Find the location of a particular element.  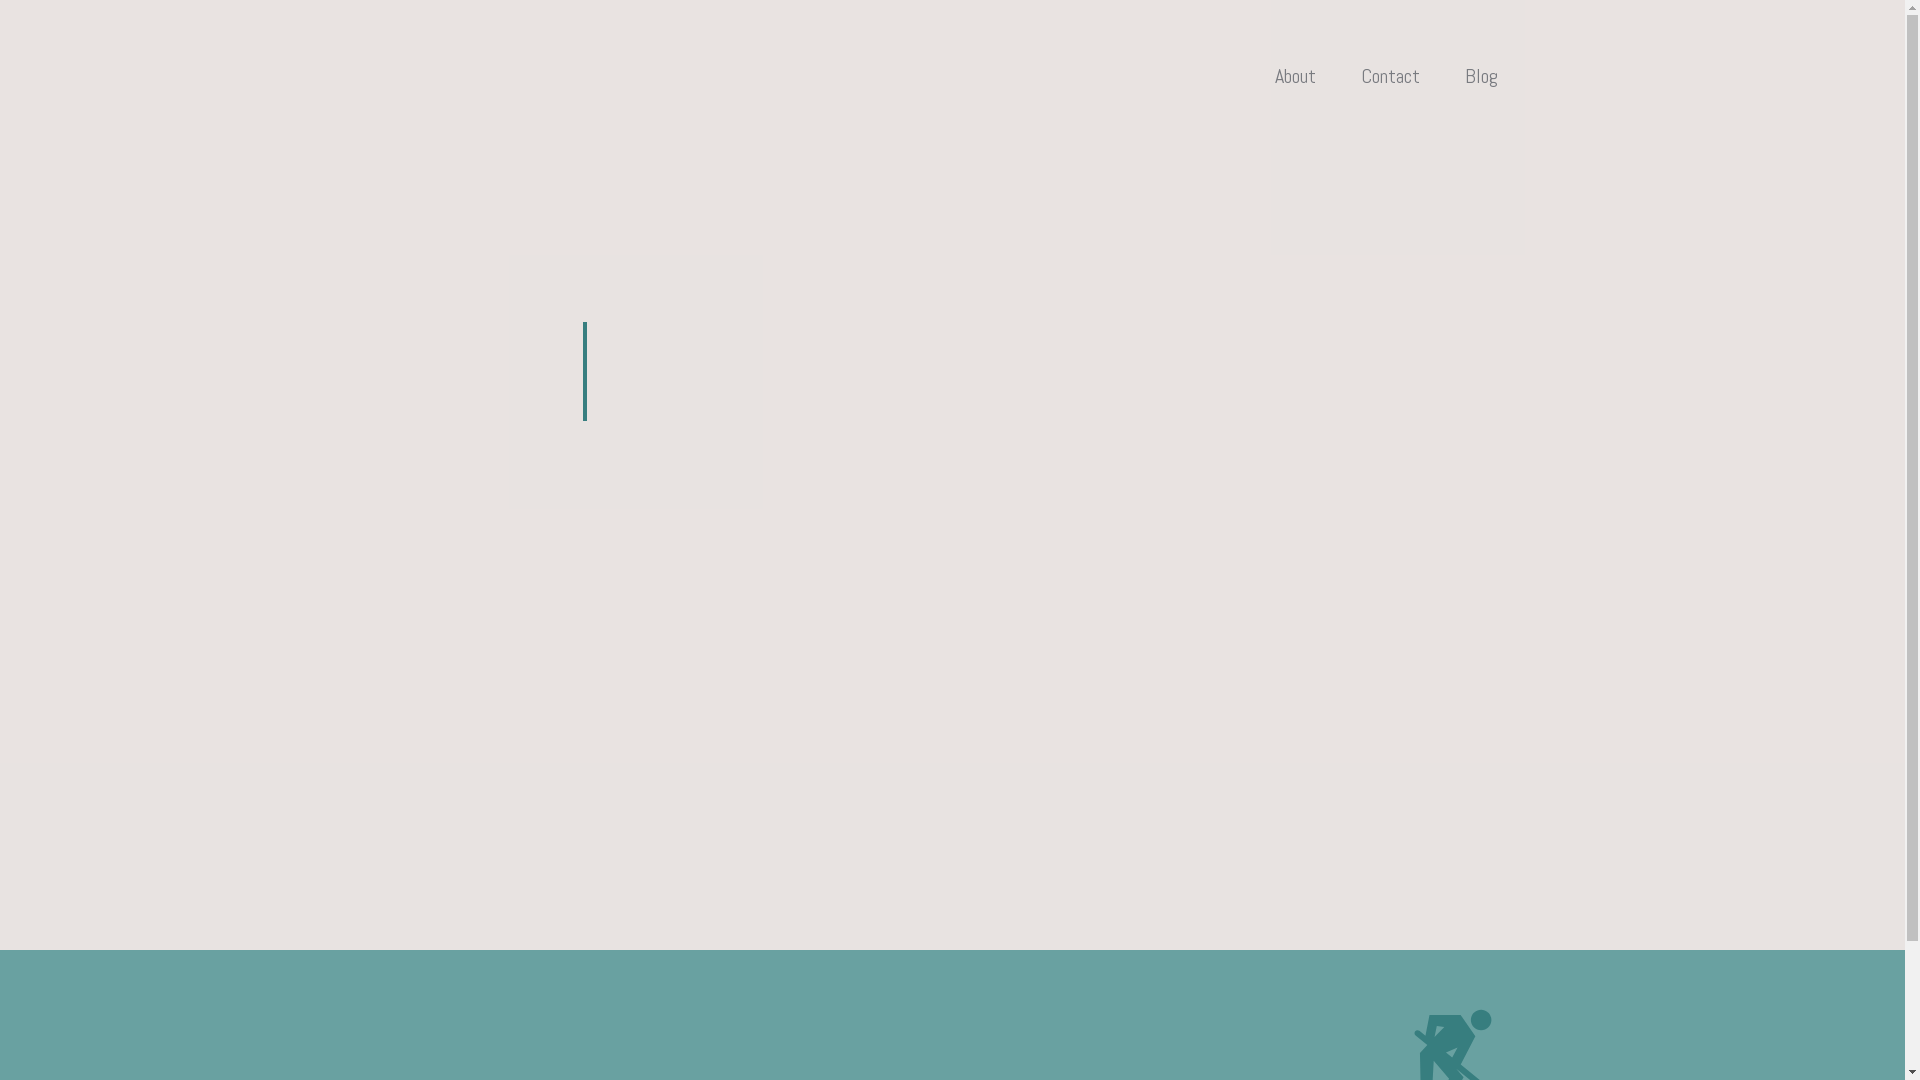

'Contact' is located at coordinates (1388, 75).